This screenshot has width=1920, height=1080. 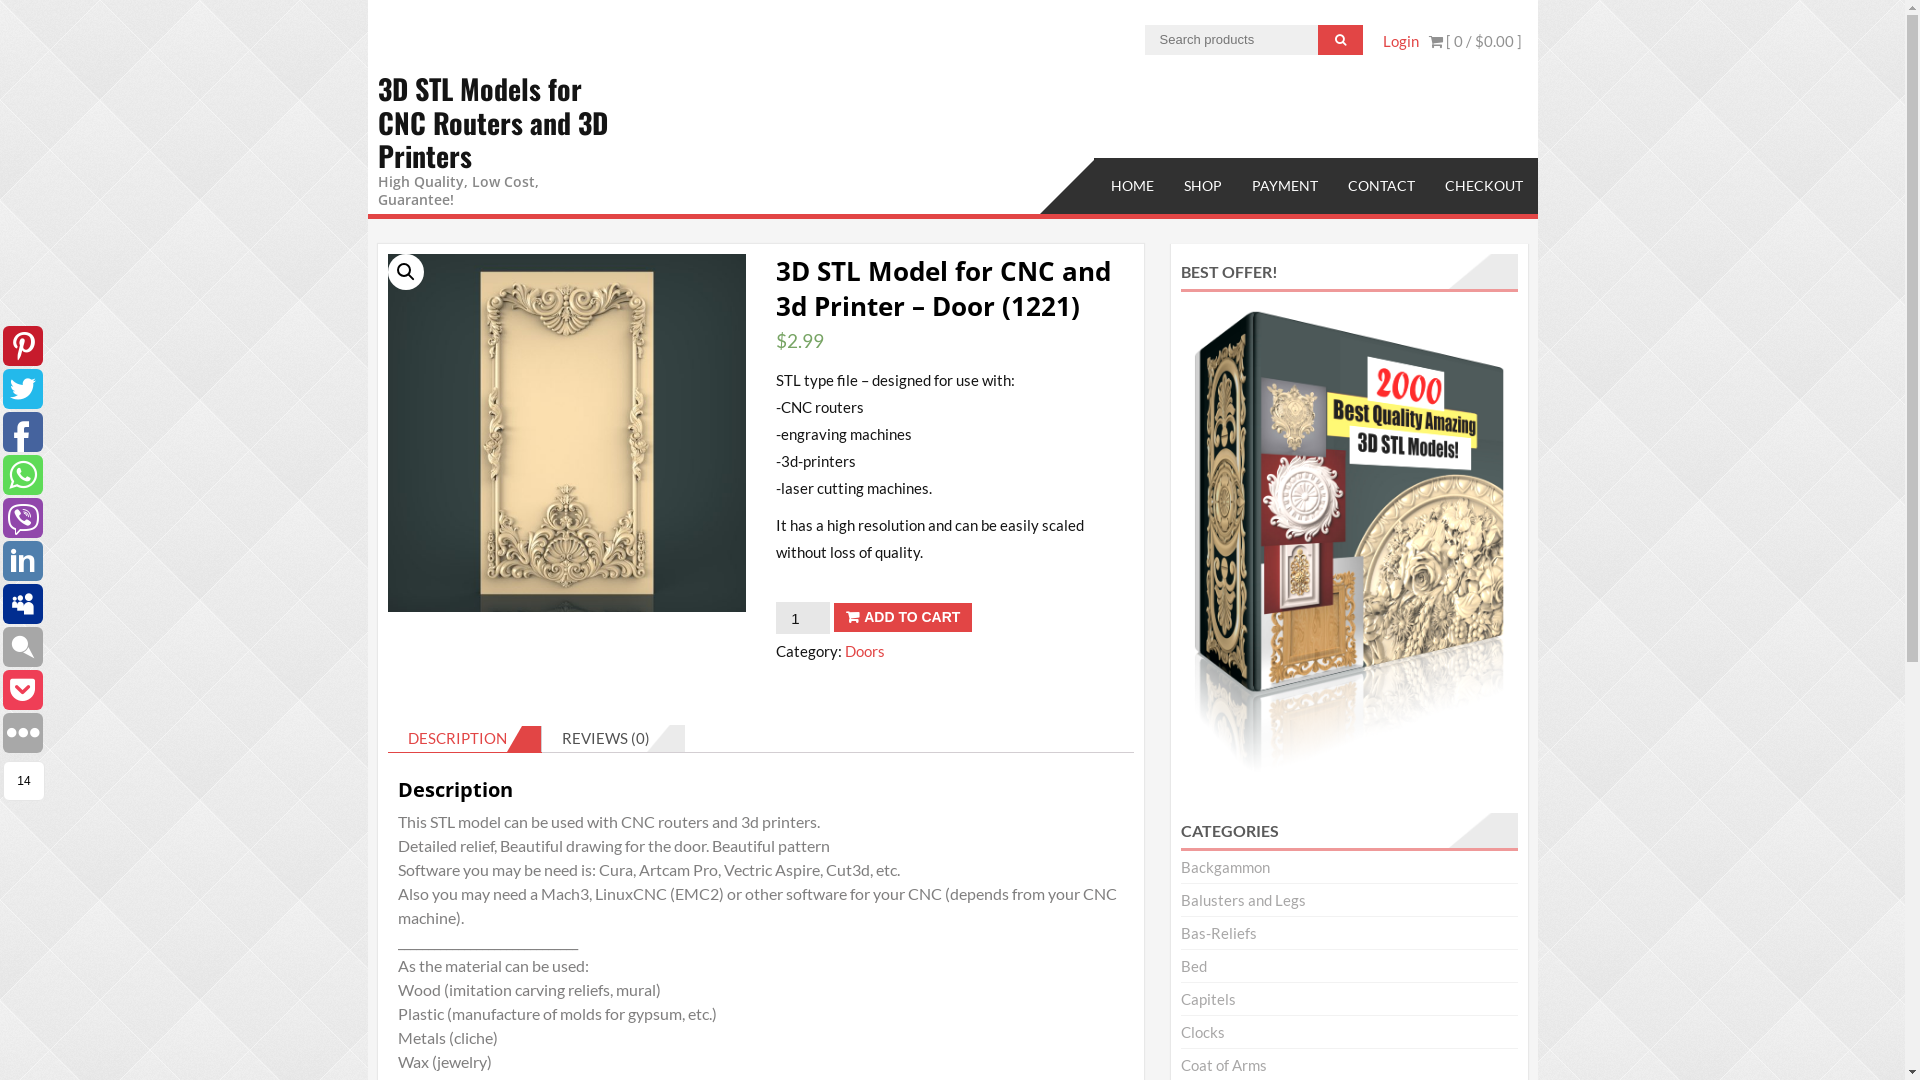 I want to click on 'Capitels', so click(x=1207, y=999).